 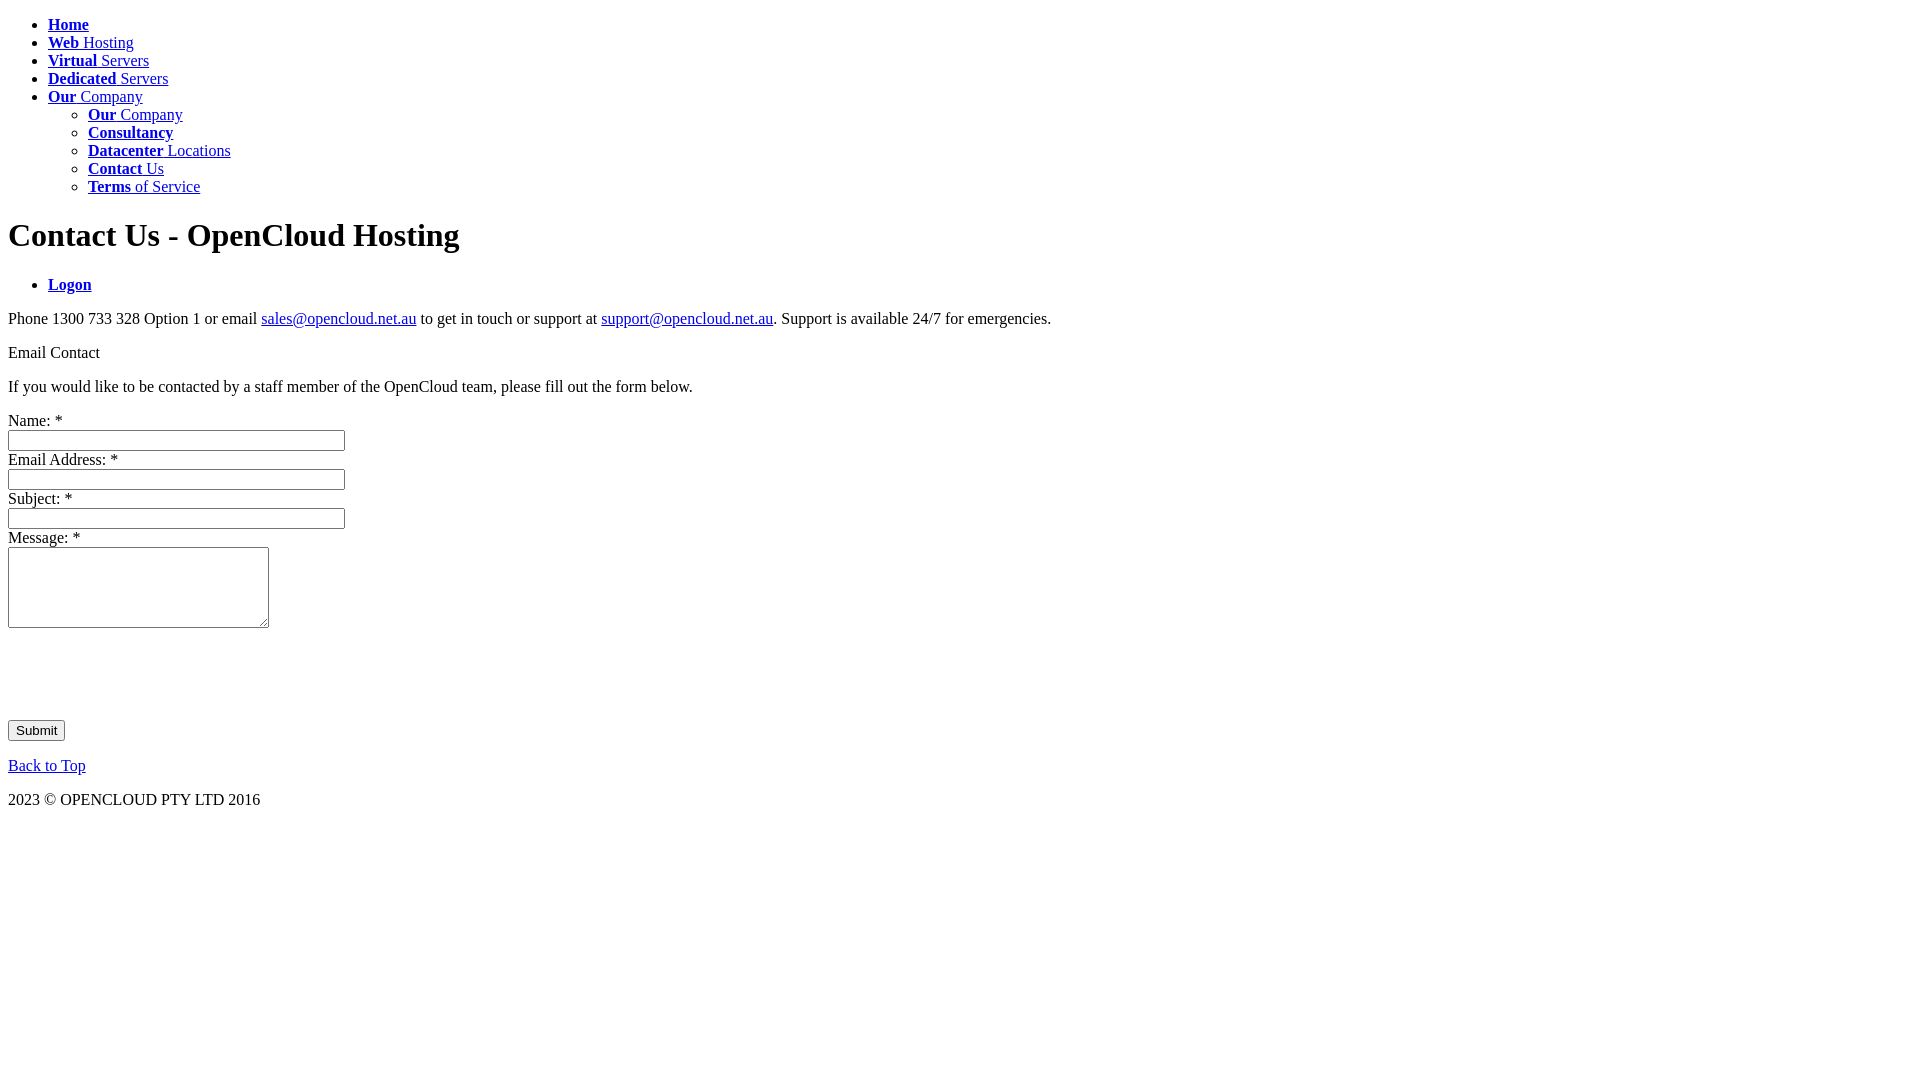 What do you see at coordinates (36, 730) in the screenshot?
I see `'Submit'` at bounding box center [36, 730].